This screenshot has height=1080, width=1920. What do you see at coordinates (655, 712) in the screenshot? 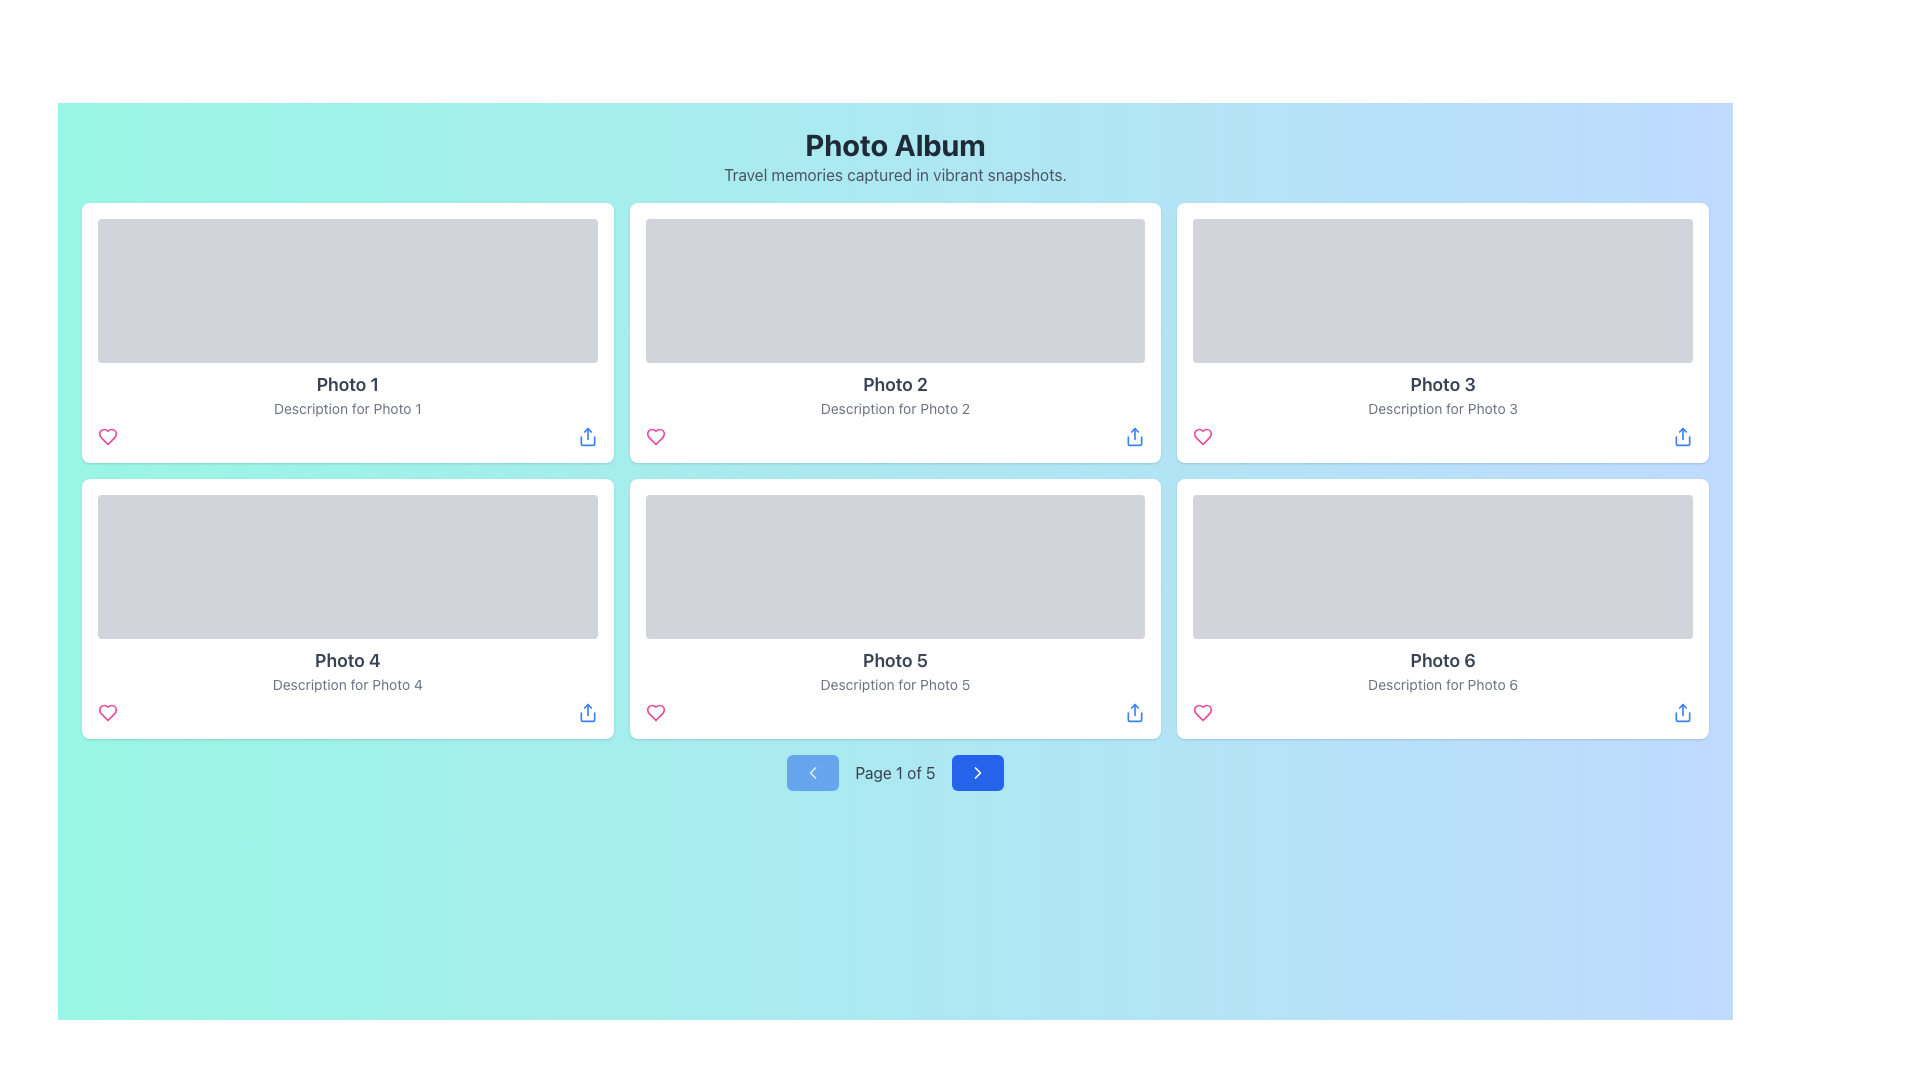
I see `the heart-shaped icon below 'Photo 5' to like or favorite the photo` at bounding box center [655, 712].